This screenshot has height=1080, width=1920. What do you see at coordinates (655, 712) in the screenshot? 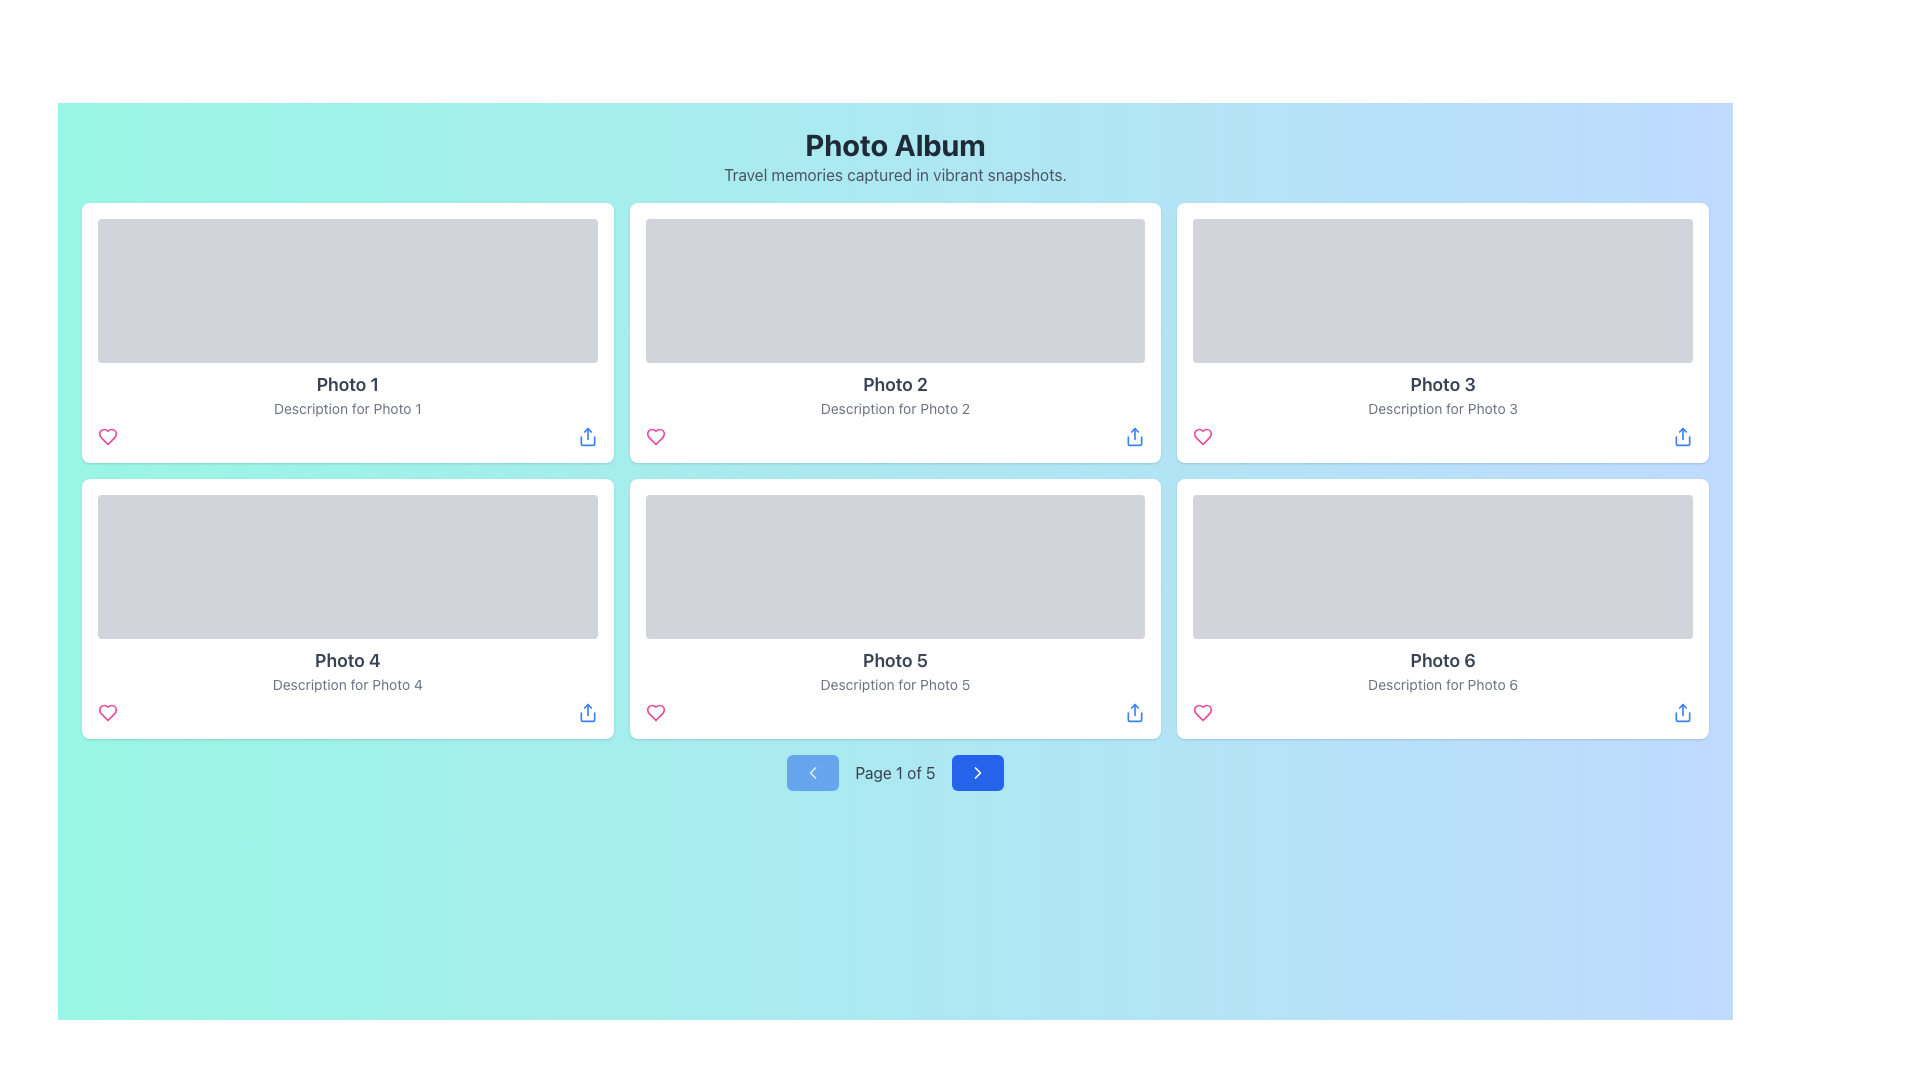
I see `the heart-shaped icon below 'Photo 5' to like or favorite the photo` at bounding box center [655, 712].